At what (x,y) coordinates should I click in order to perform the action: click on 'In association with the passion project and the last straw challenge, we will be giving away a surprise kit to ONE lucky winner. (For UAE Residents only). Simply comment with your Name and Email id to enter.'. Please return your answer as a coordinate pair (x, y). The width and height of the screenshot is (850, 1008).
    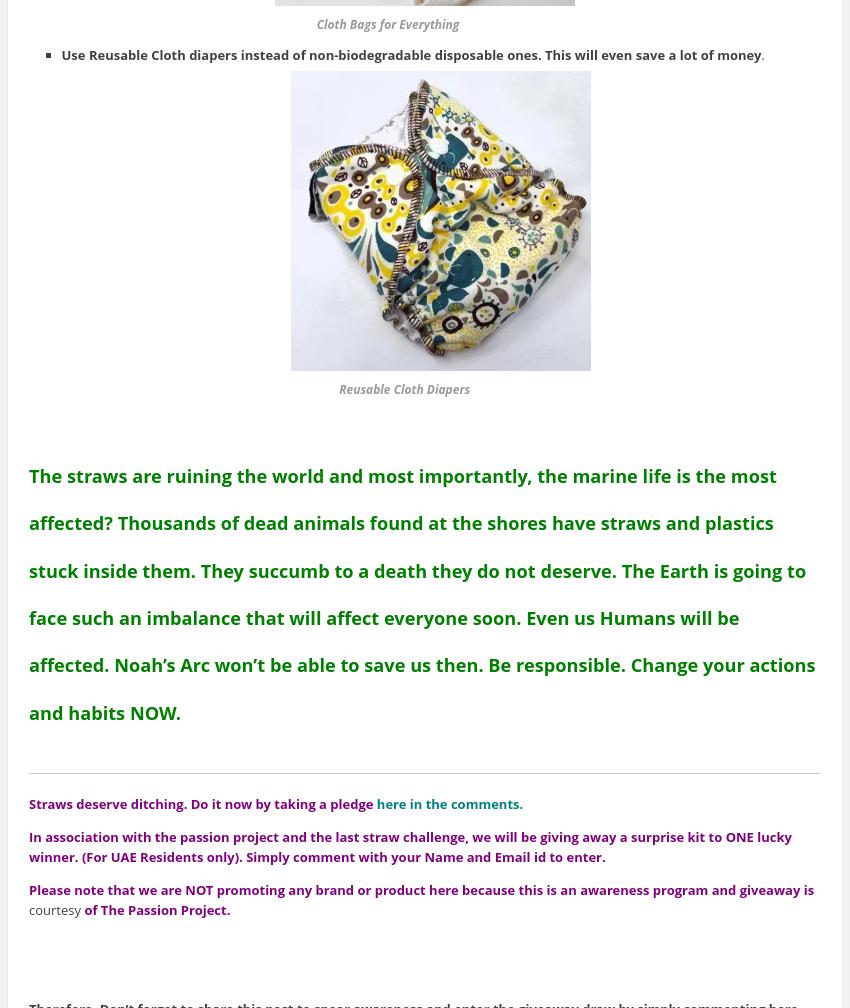
    Looking at the image, I should click on (410, 847).